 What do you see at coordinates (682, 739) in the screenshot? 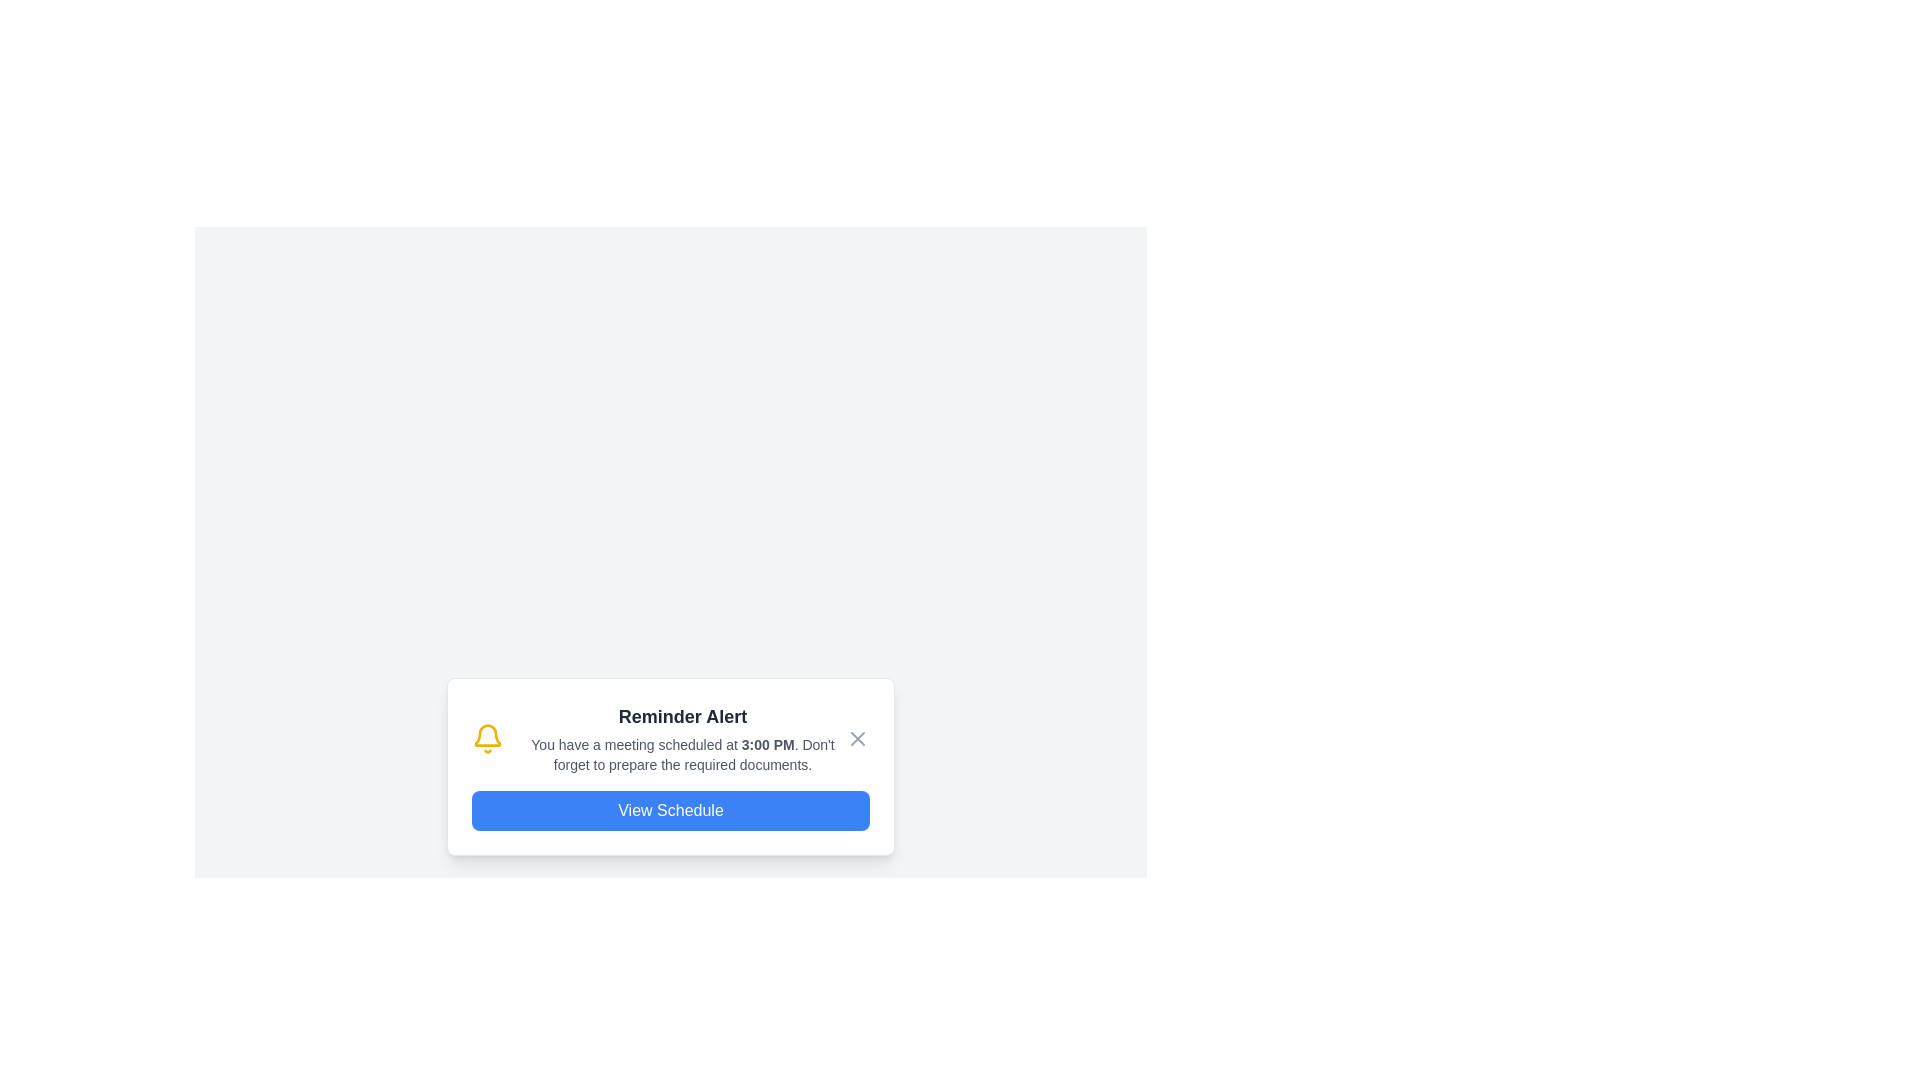
I see `the Notification Content element, which is located in the center of a notification card, to the right of a bell icon and above a button labeled 'View Schedule'` at bounding box center [682, 739].